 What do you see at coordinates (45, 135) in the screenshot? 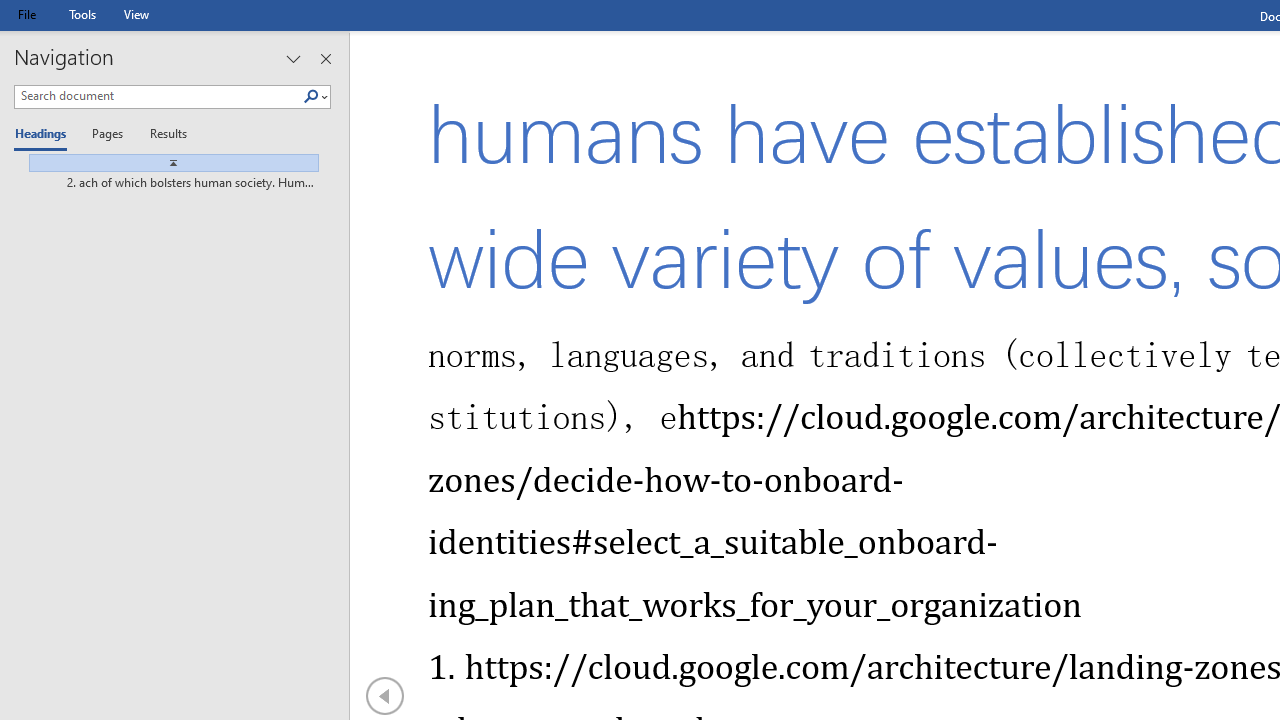
I see `'Headings'` at bounding box center [45, 135].